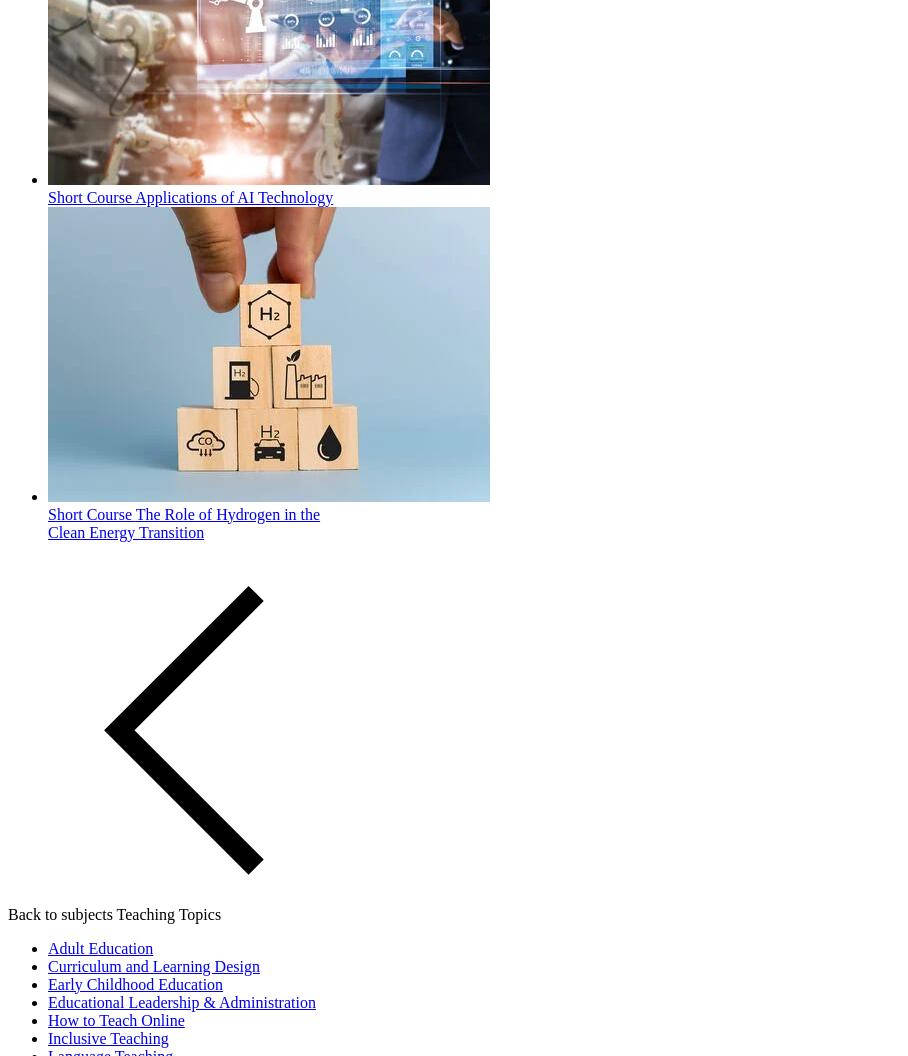  What do you see at coordinates (60, 912) in the screenshot?
I see `'Back to subjects'` at bounding box center [60, 912].